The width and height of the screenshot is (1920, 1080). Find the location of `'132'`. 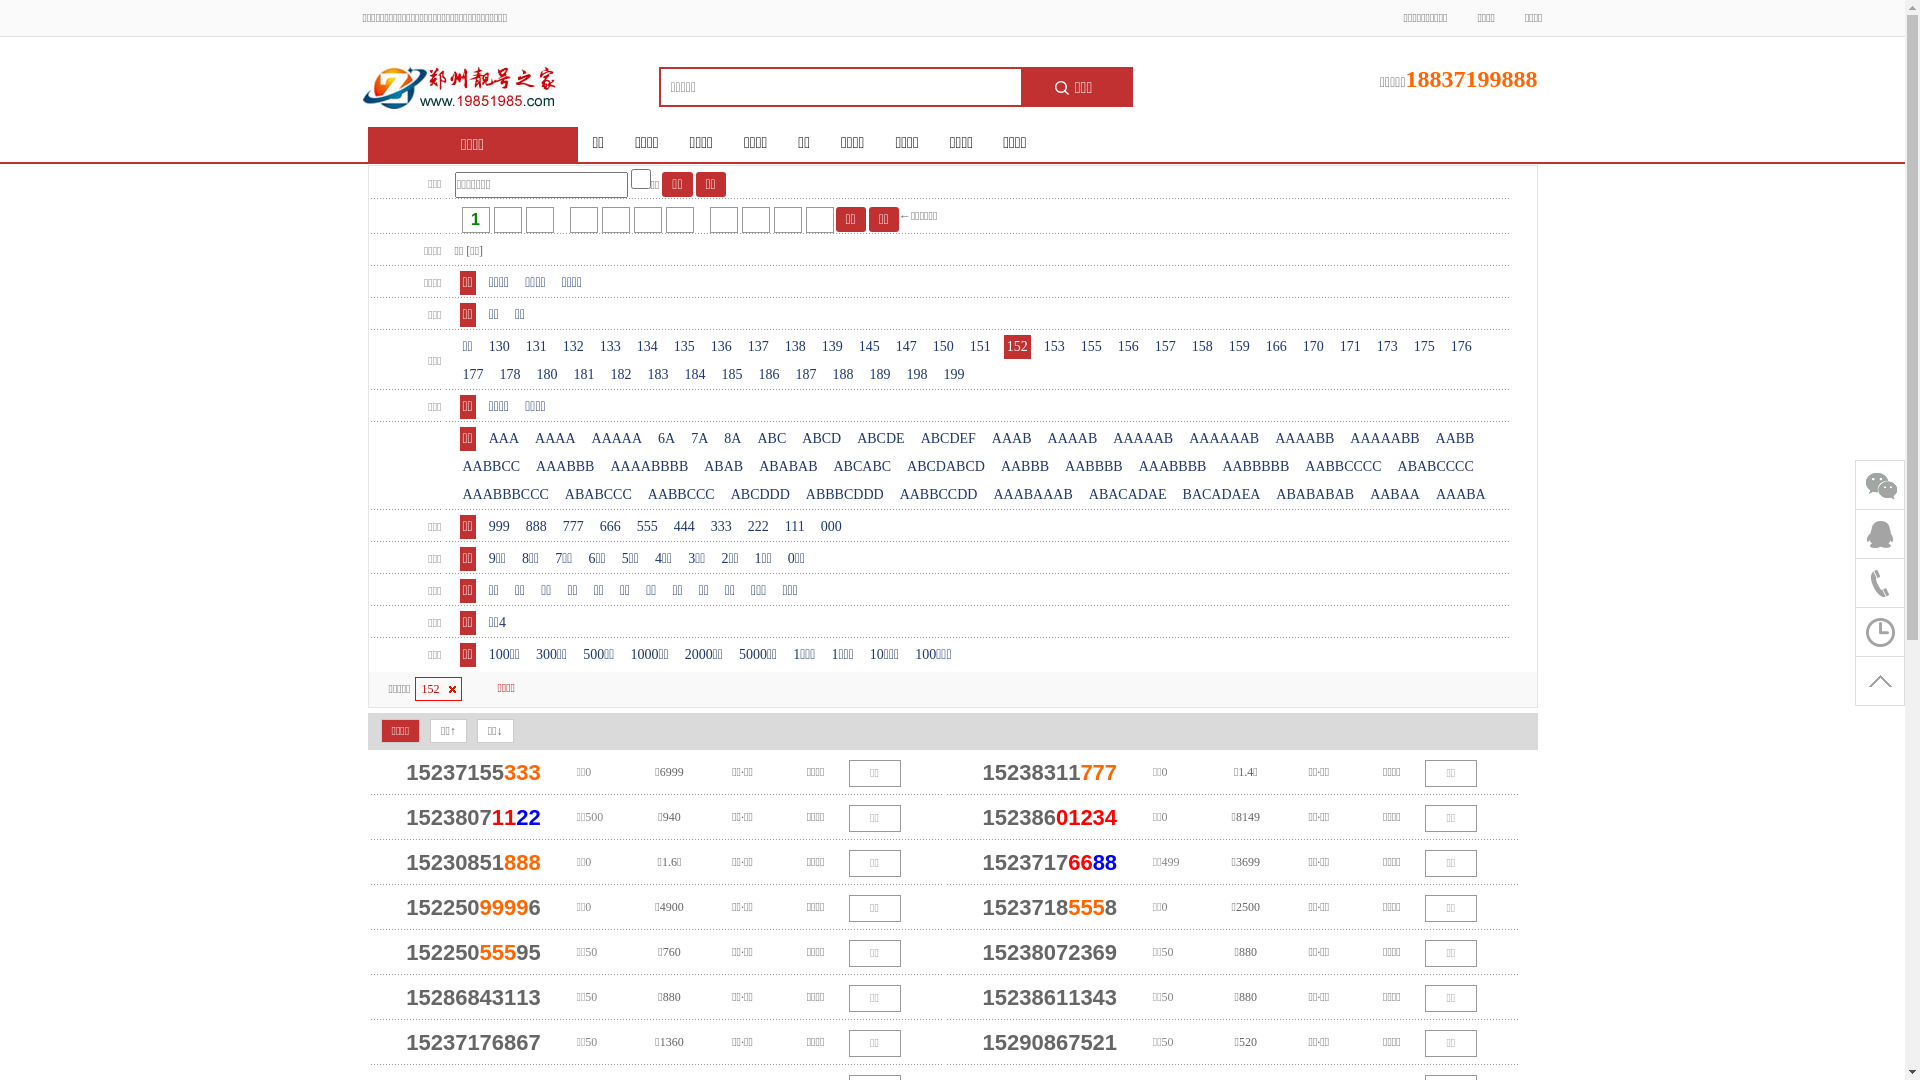

'132' is located at coordinates (572, 346).